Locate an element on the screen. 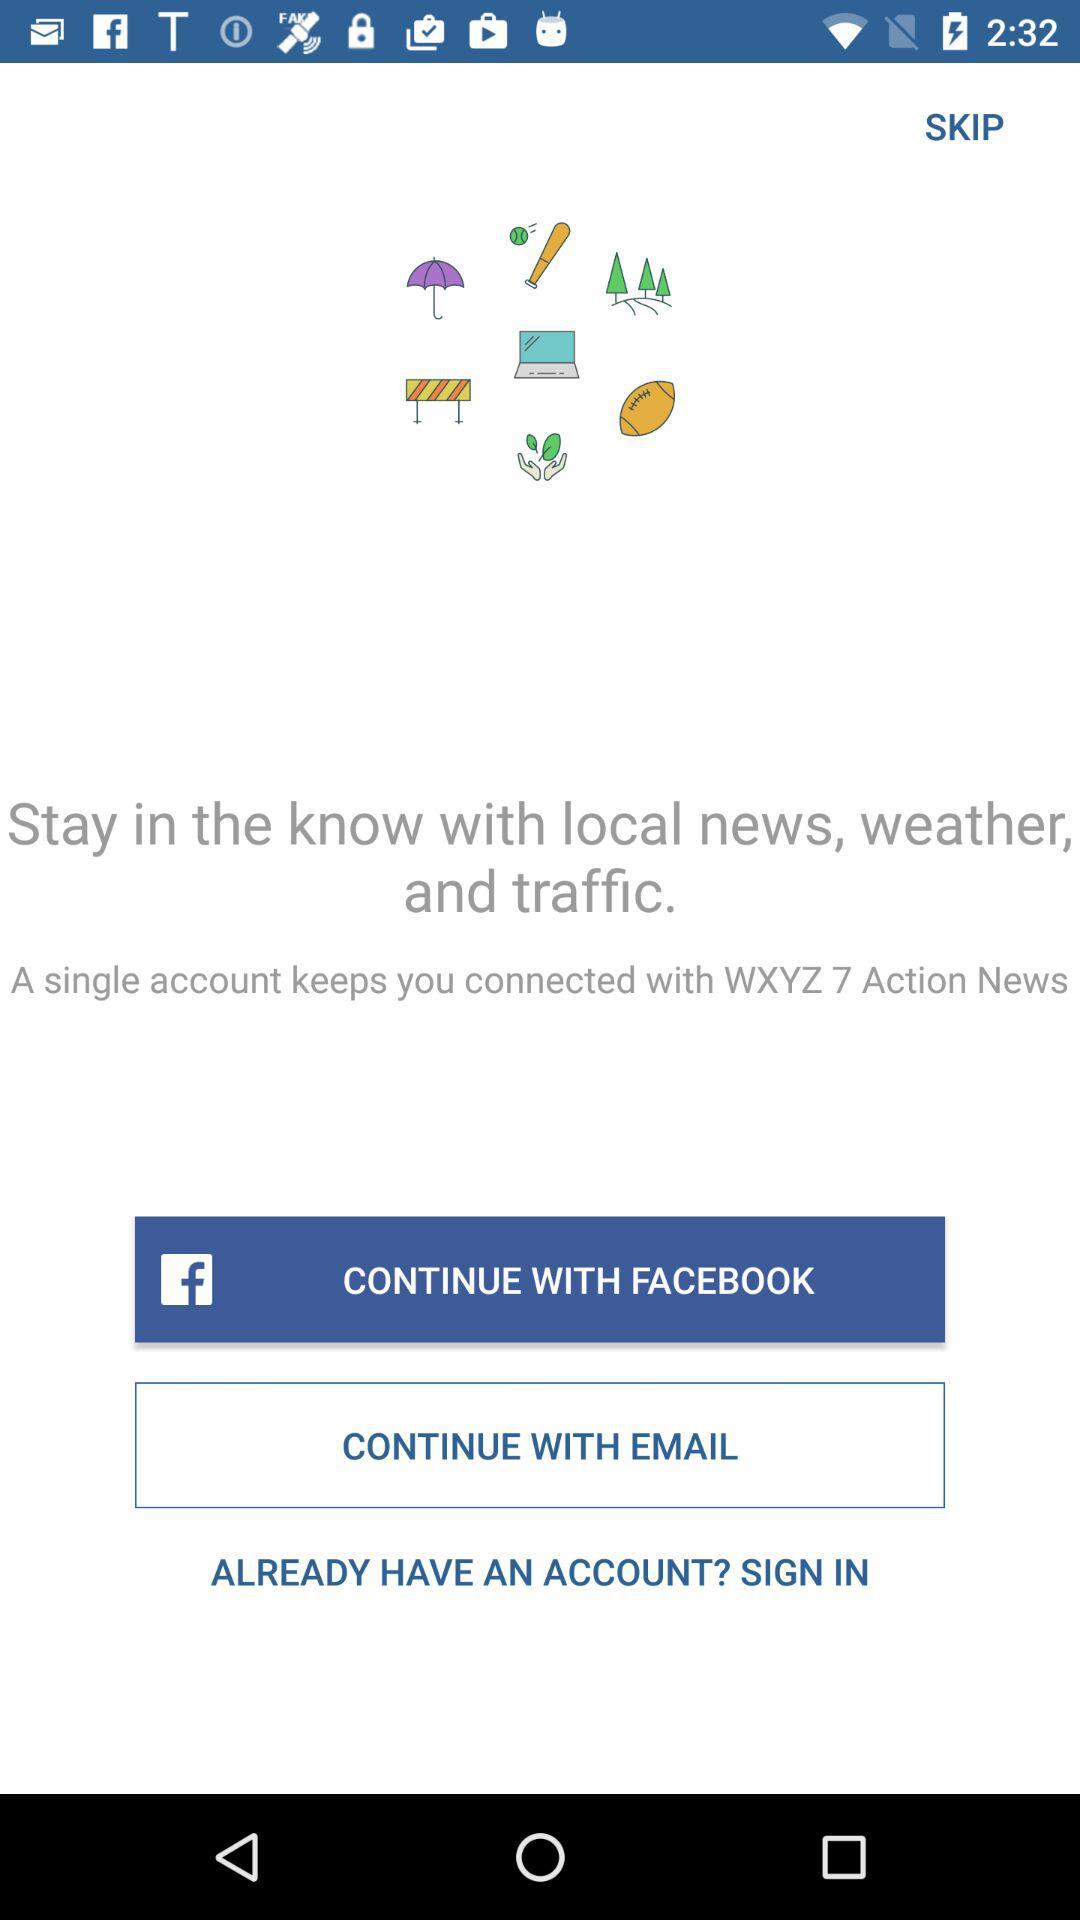  already have an icon is located at coordinates (540, 1570).